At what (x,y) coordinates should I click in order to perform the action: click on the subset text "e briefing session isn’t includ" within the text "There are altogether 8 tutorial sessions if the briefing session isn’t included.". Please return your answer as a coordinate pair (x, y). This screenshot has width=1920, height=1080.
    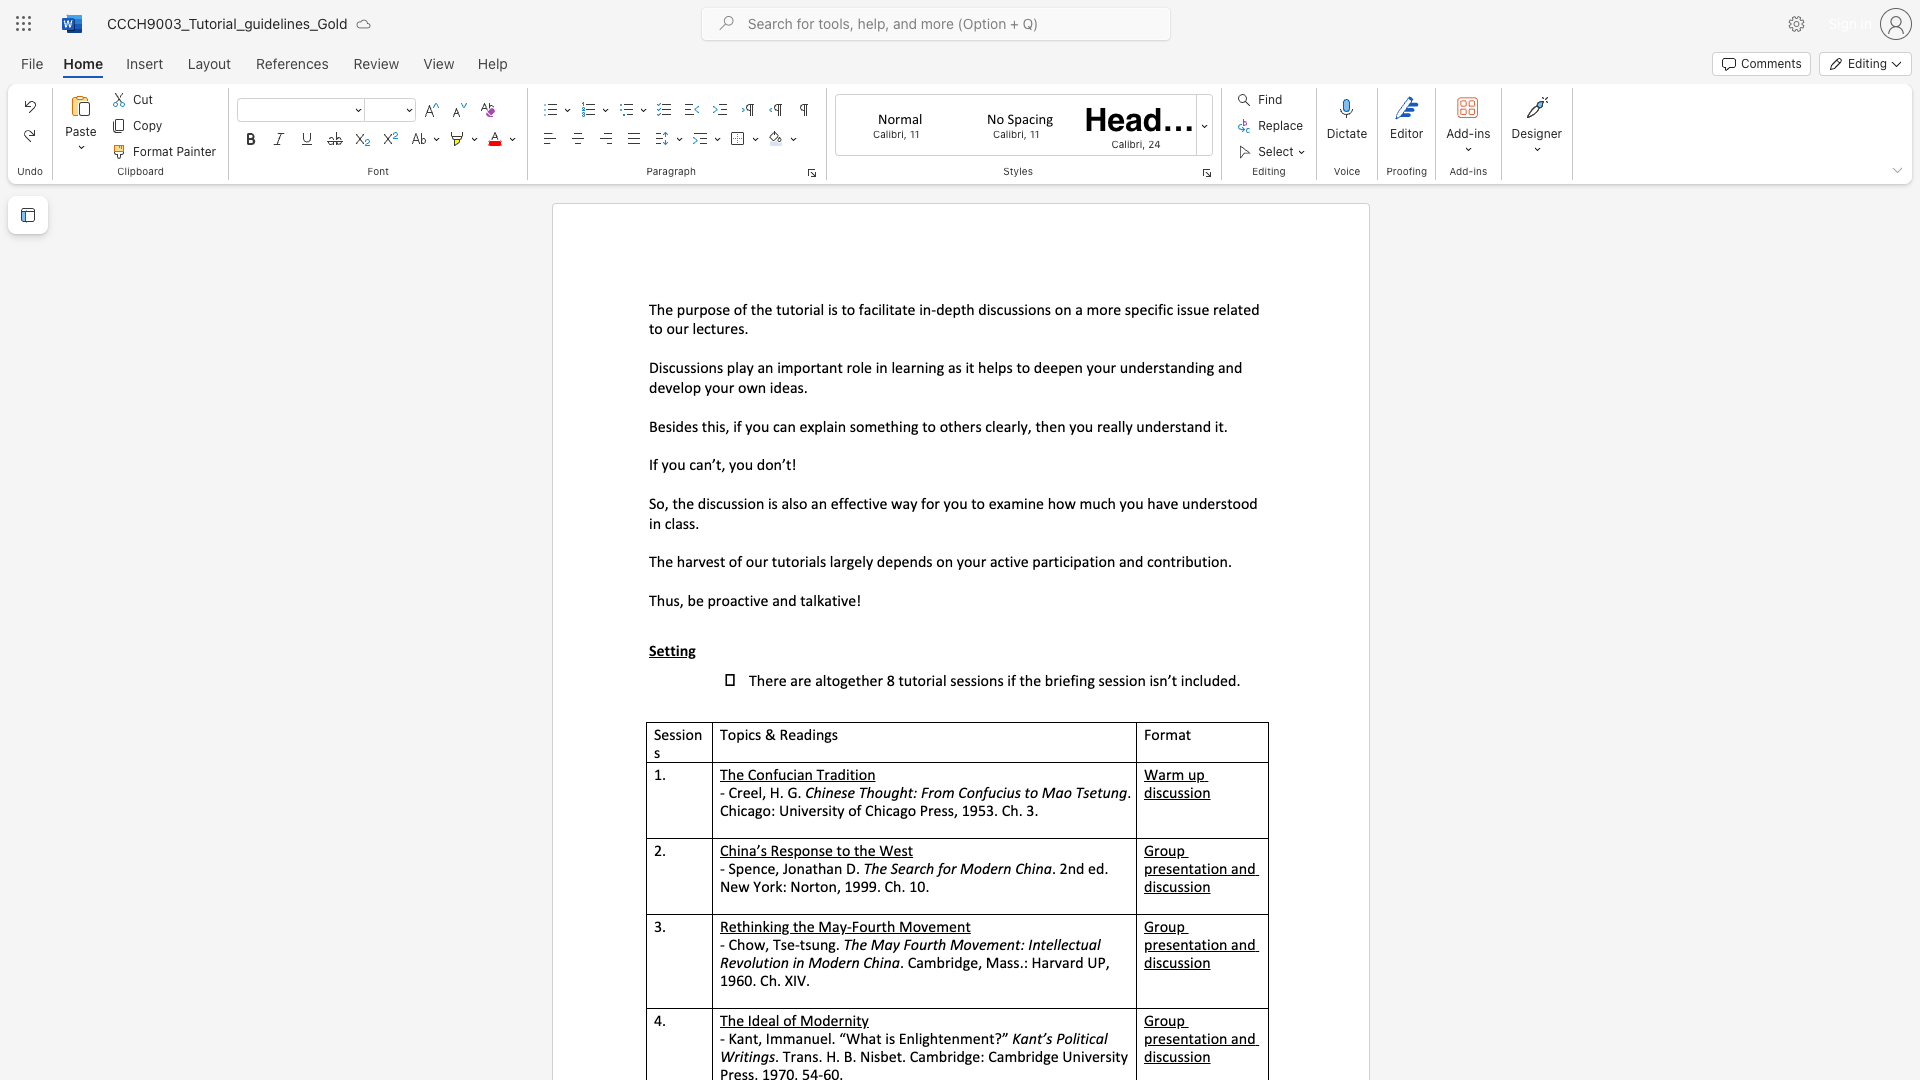
    Looking at the image, I should click on (1033, 679).